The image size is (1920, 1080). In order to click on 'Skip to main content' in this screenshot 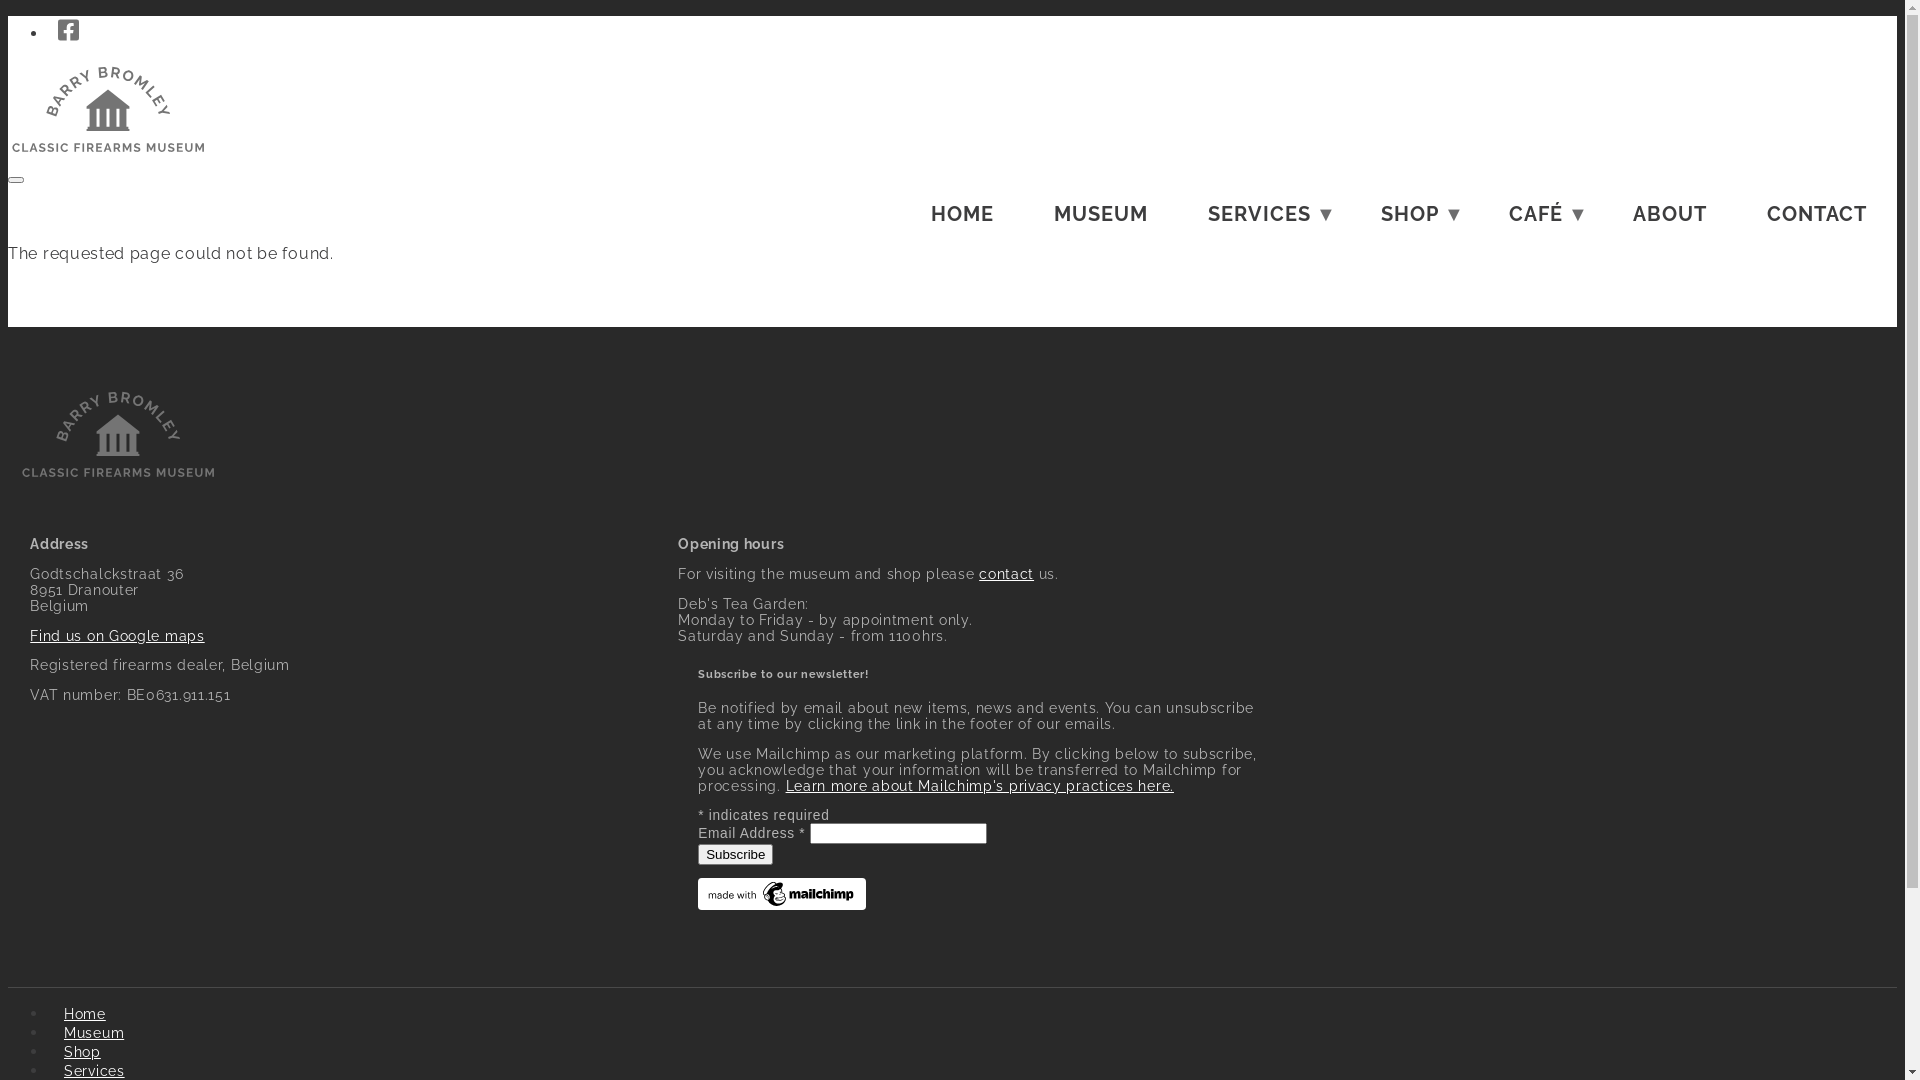, I will do `click(951, 18)`.